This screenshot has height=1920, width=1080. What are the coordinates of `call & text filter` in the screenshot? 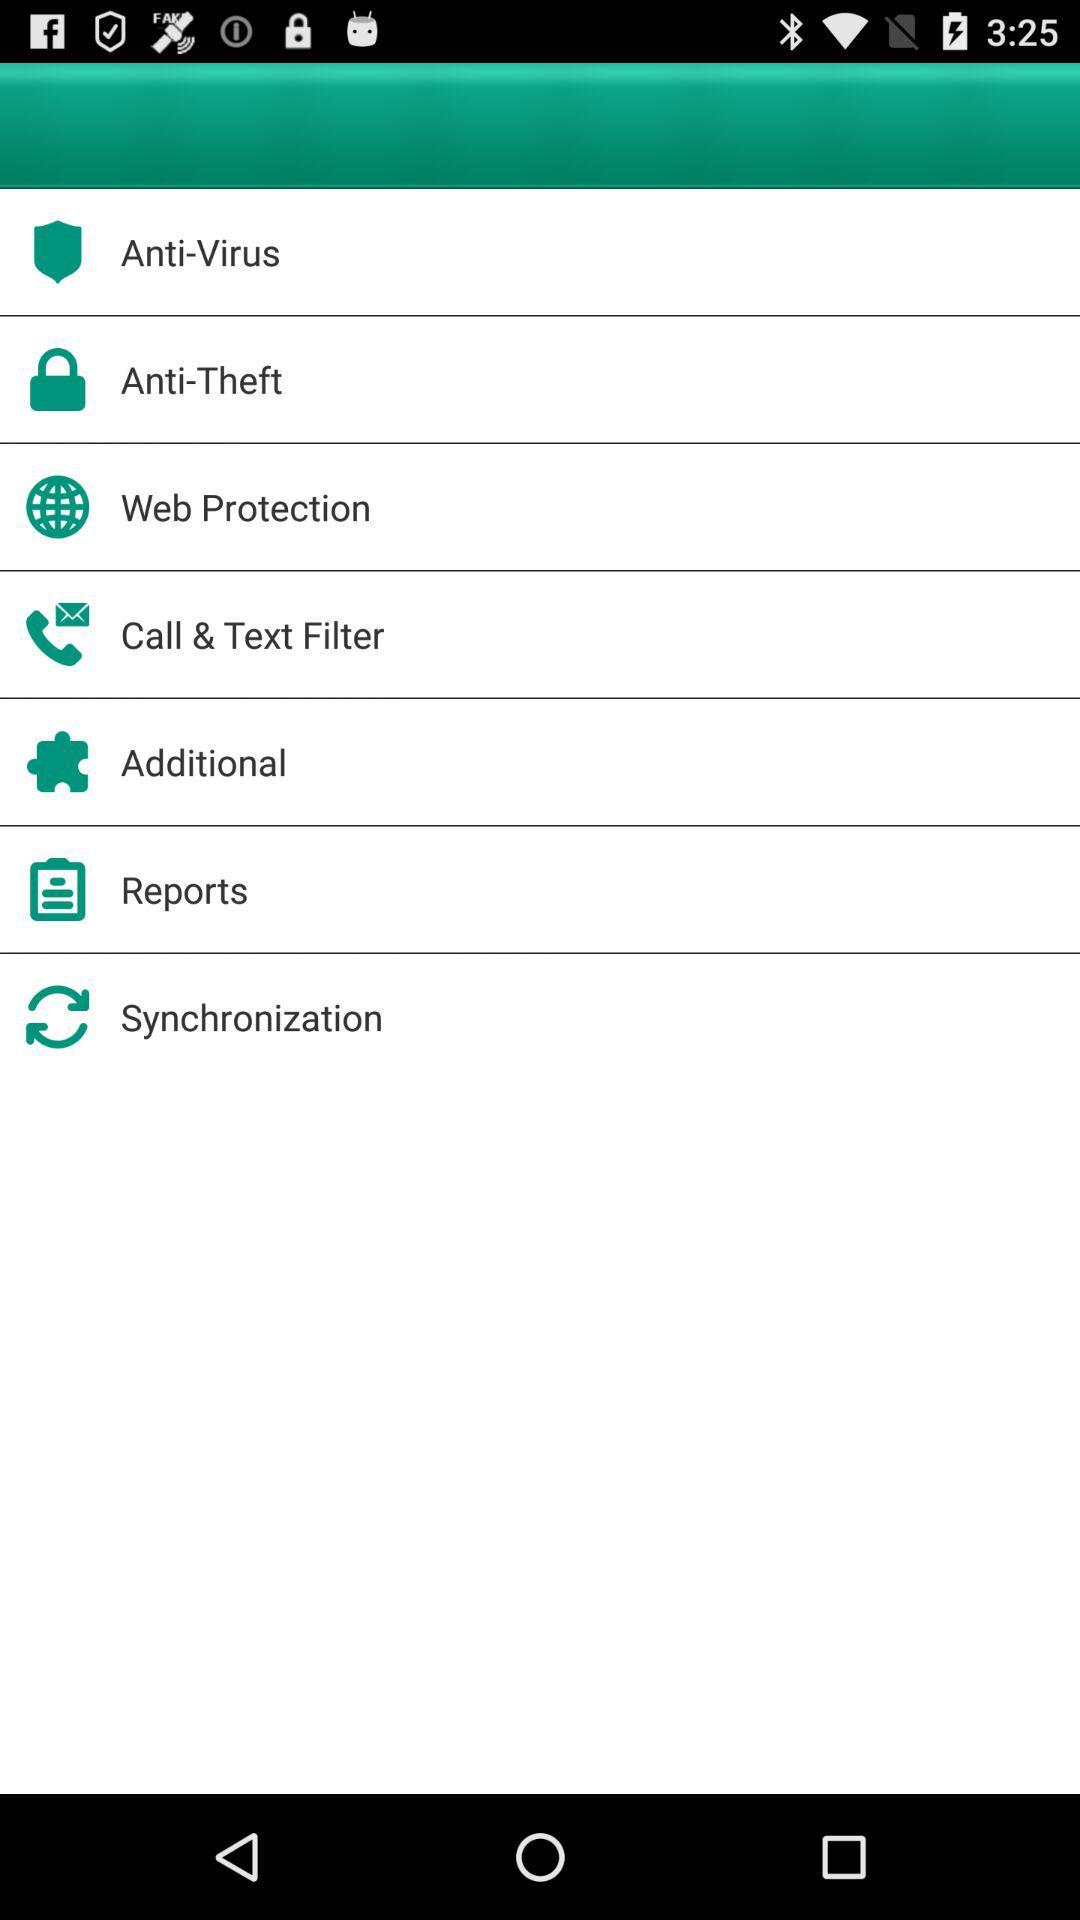 It's located at (251, 633).